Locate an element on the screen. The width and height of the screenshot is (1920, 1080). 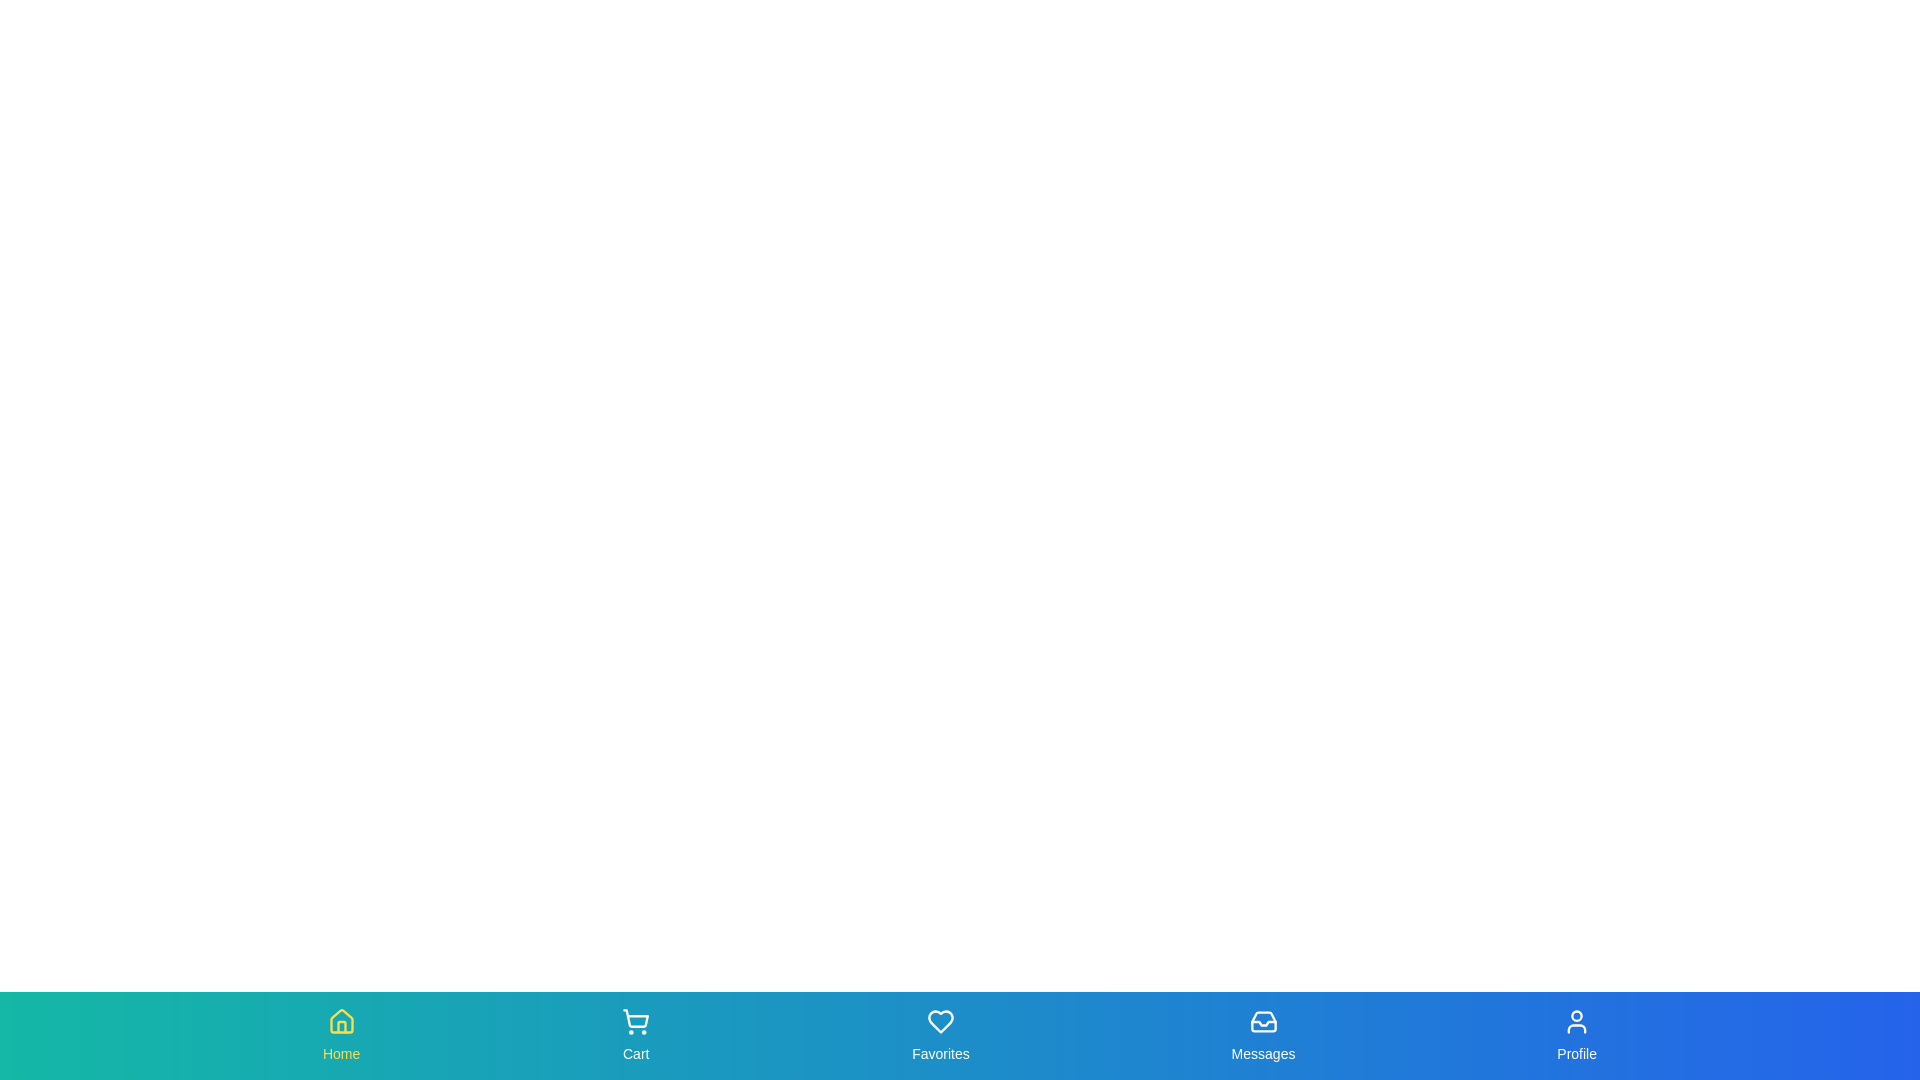
the Messages tab in the bottom navigation bar is located at coordinates (1262, 1035).